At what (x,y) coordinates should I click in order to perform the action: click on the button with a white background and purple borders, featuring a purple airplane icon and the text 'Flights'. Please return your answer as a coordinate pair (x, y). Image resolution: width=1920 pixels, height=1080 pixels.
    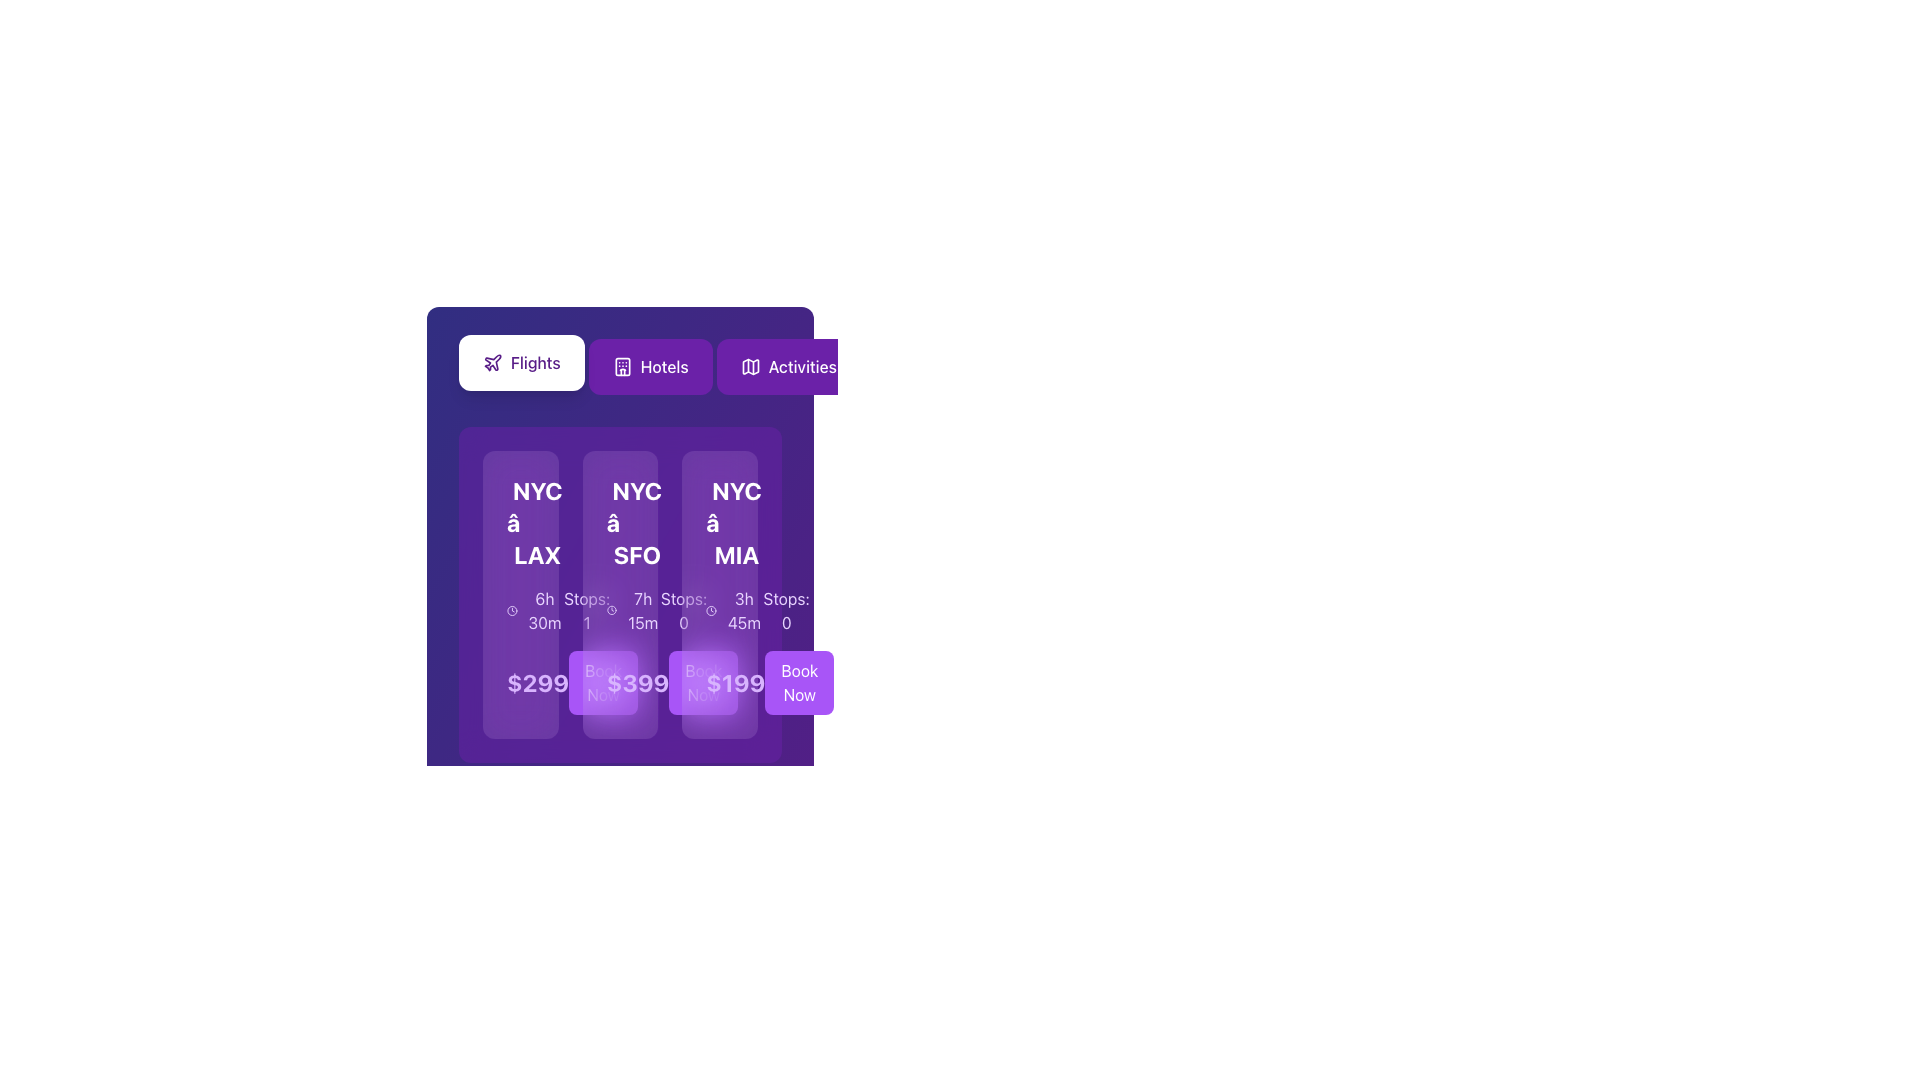
    Looking at the image, I should click on (521, 362).